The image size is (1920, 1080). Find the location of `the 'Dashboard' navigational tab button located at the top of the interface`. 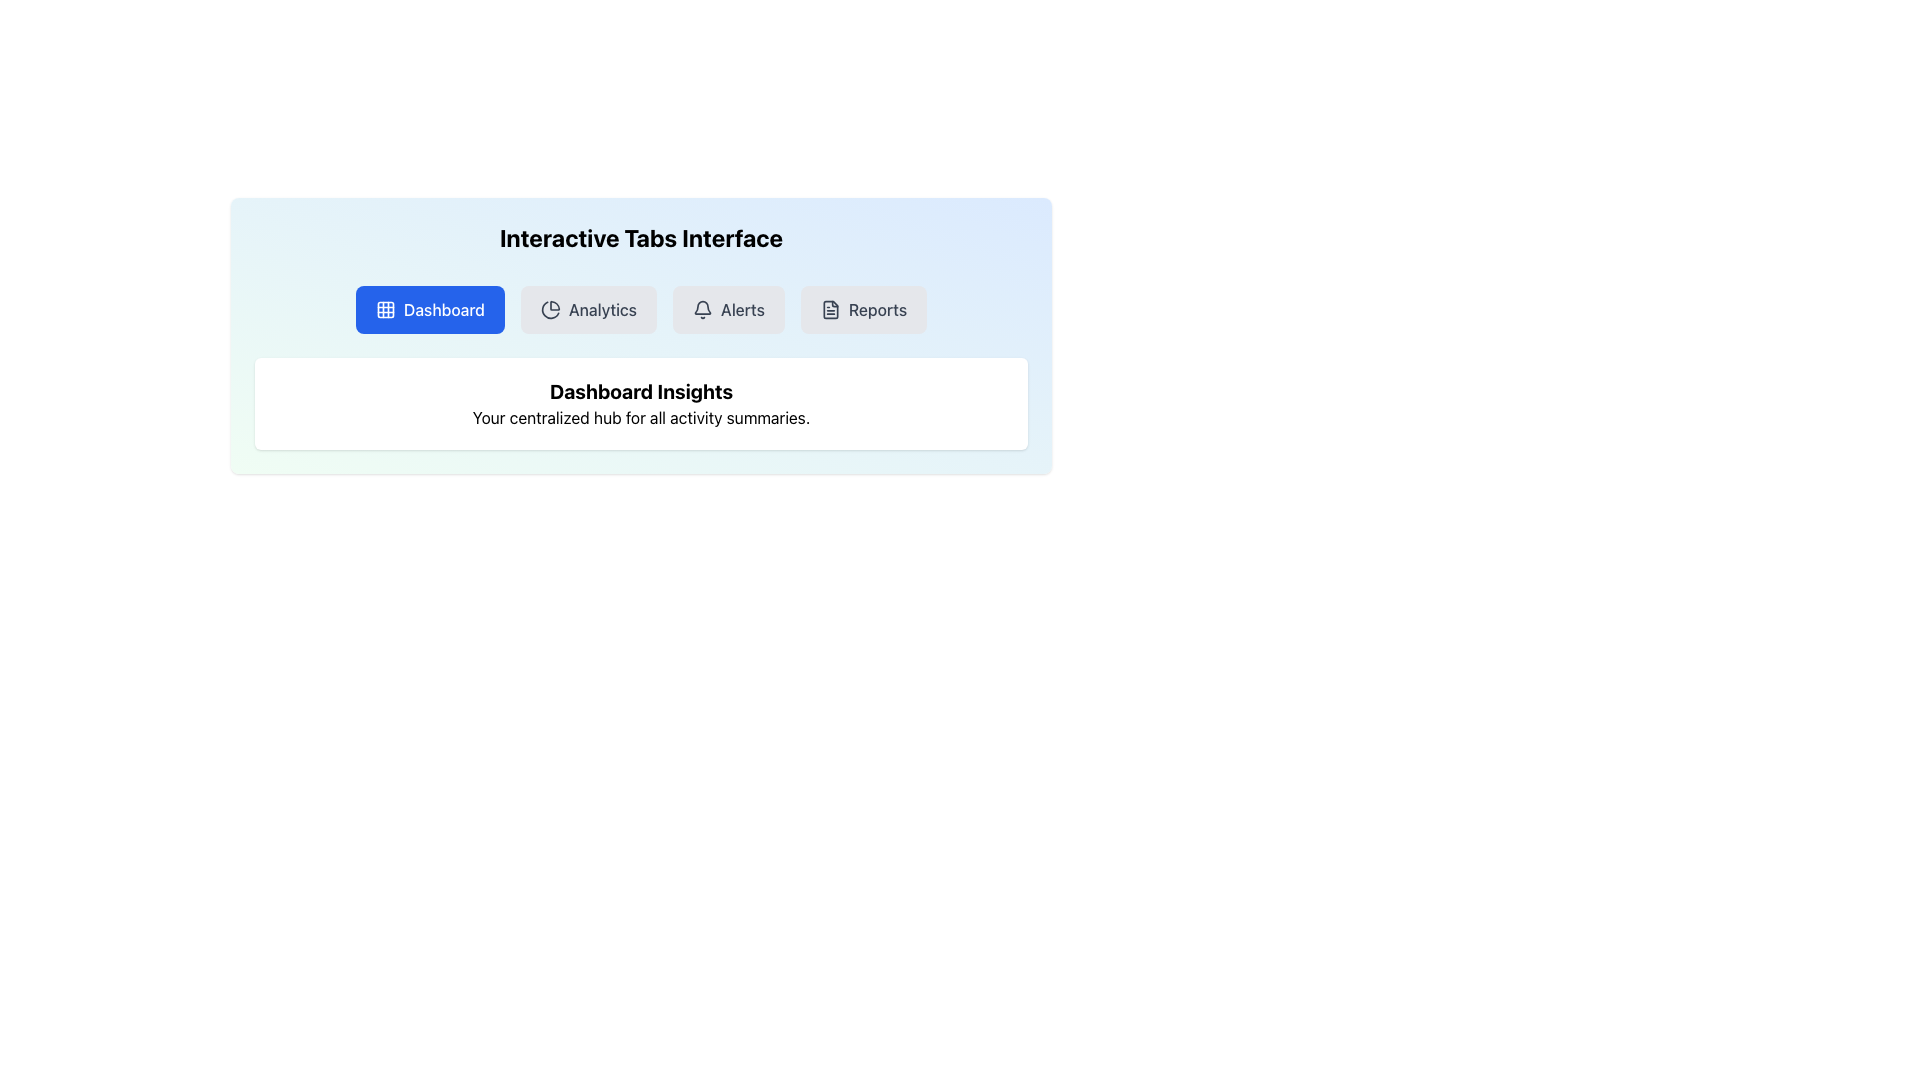

the 'Dashboard' navigational tab button located at the top of the interface is located at coordinates (429, 309).